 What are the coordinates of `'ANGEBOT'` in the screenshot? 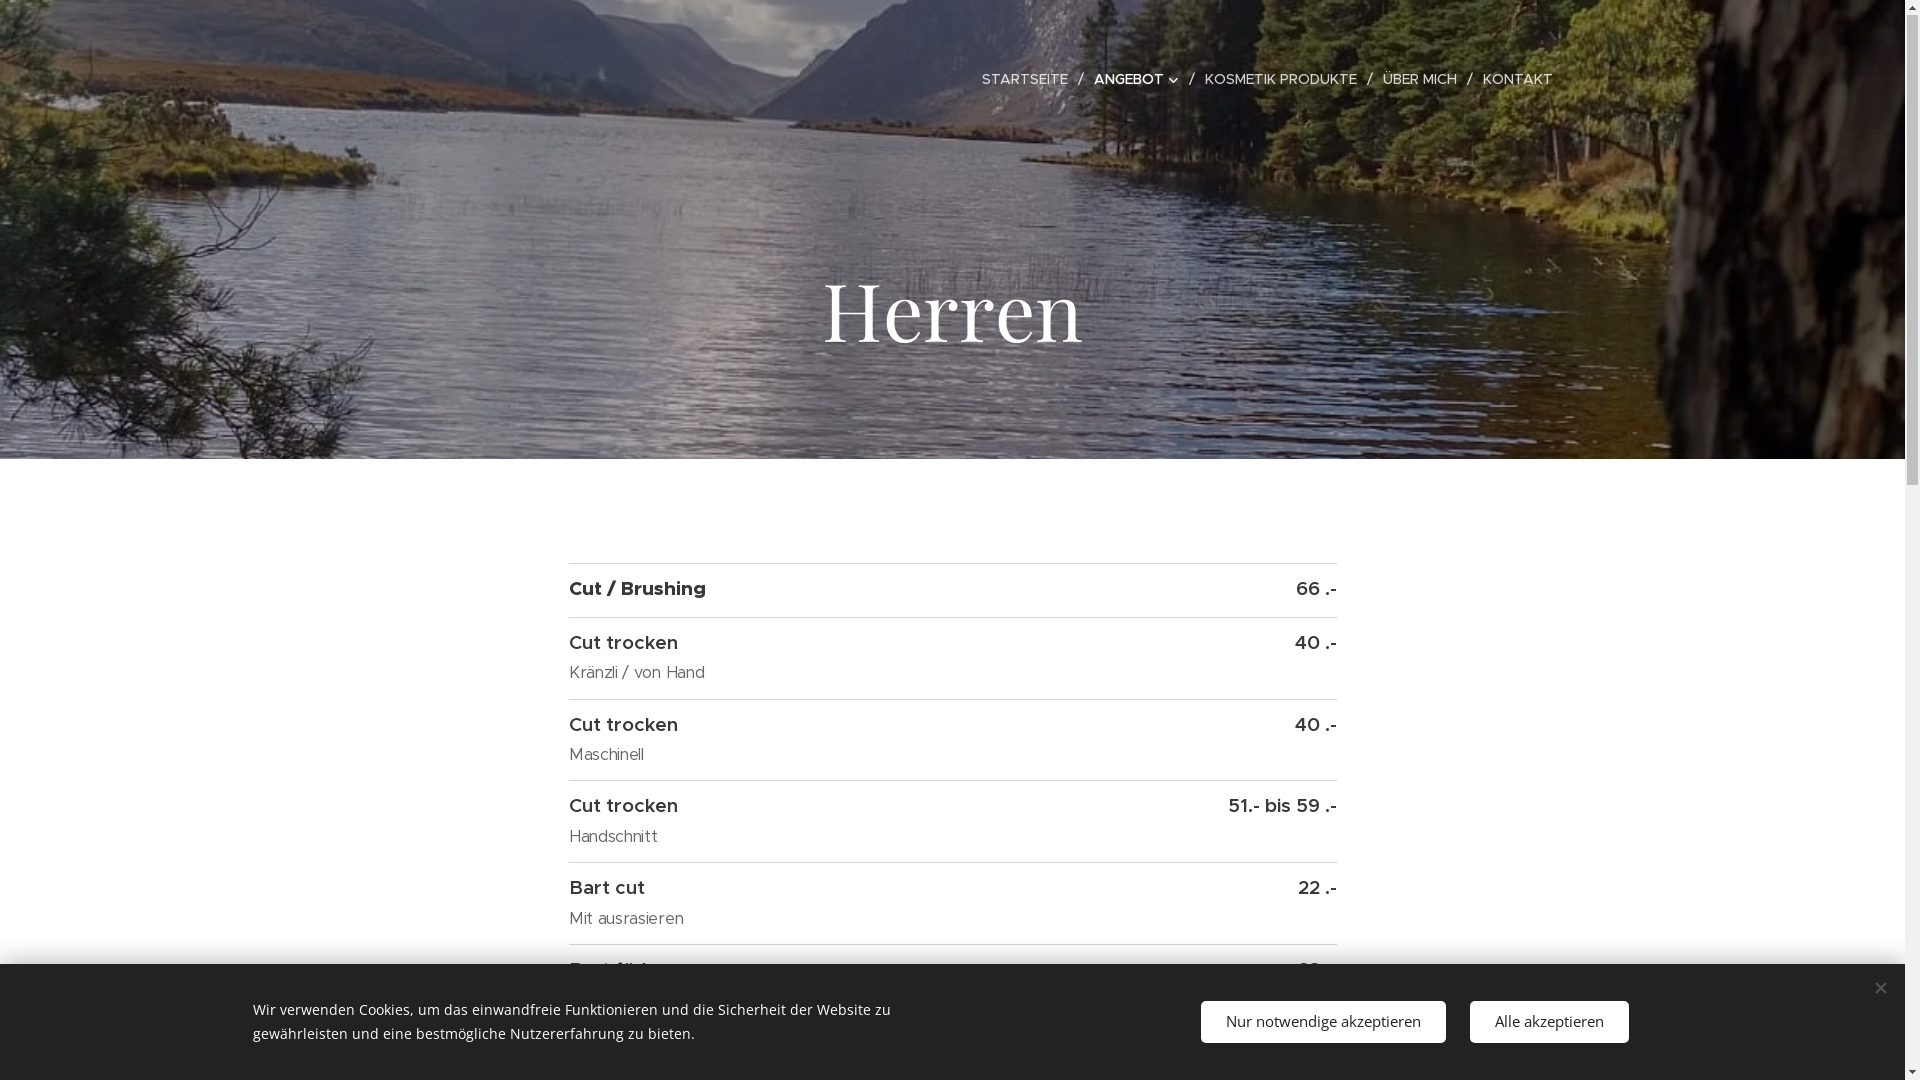 It's located at (1139, 79).